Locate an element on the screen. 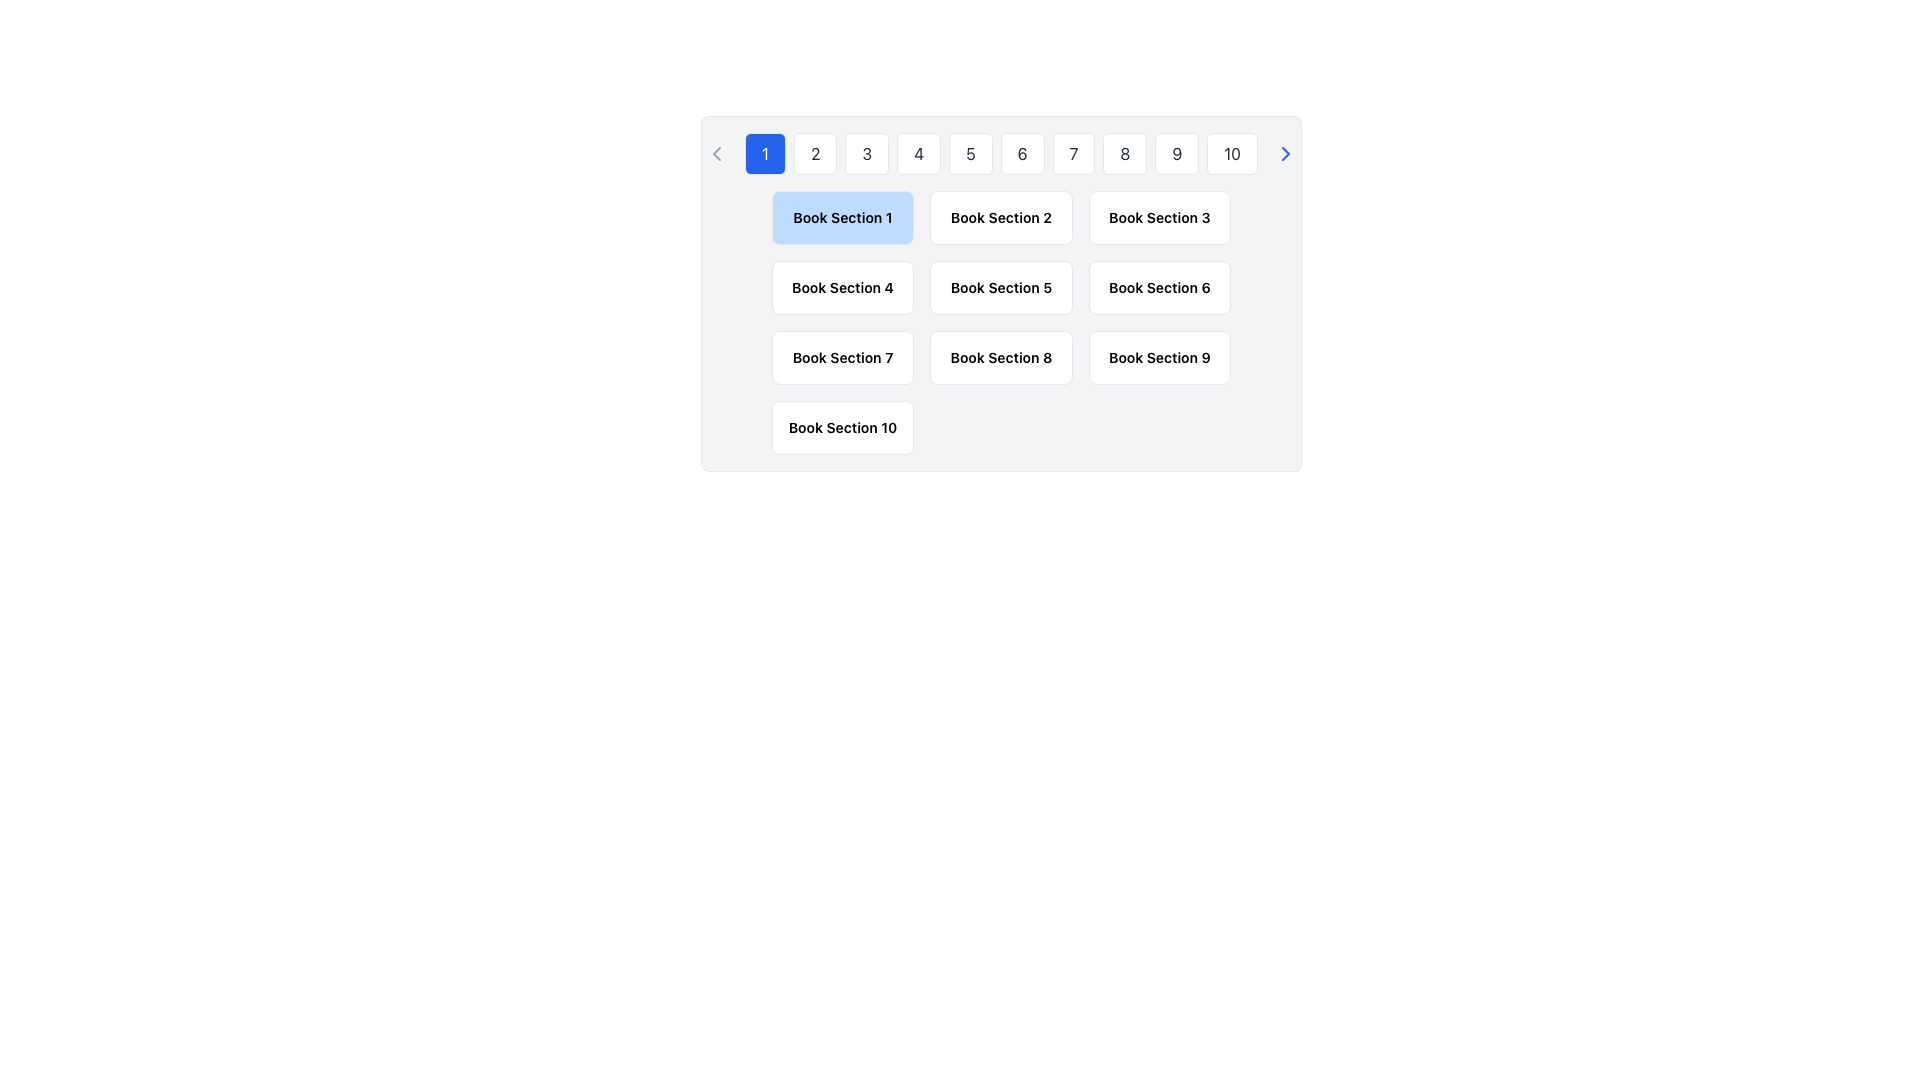  the rectangular button labeled 'Book Section 7' is located at coordinates (843, 357).